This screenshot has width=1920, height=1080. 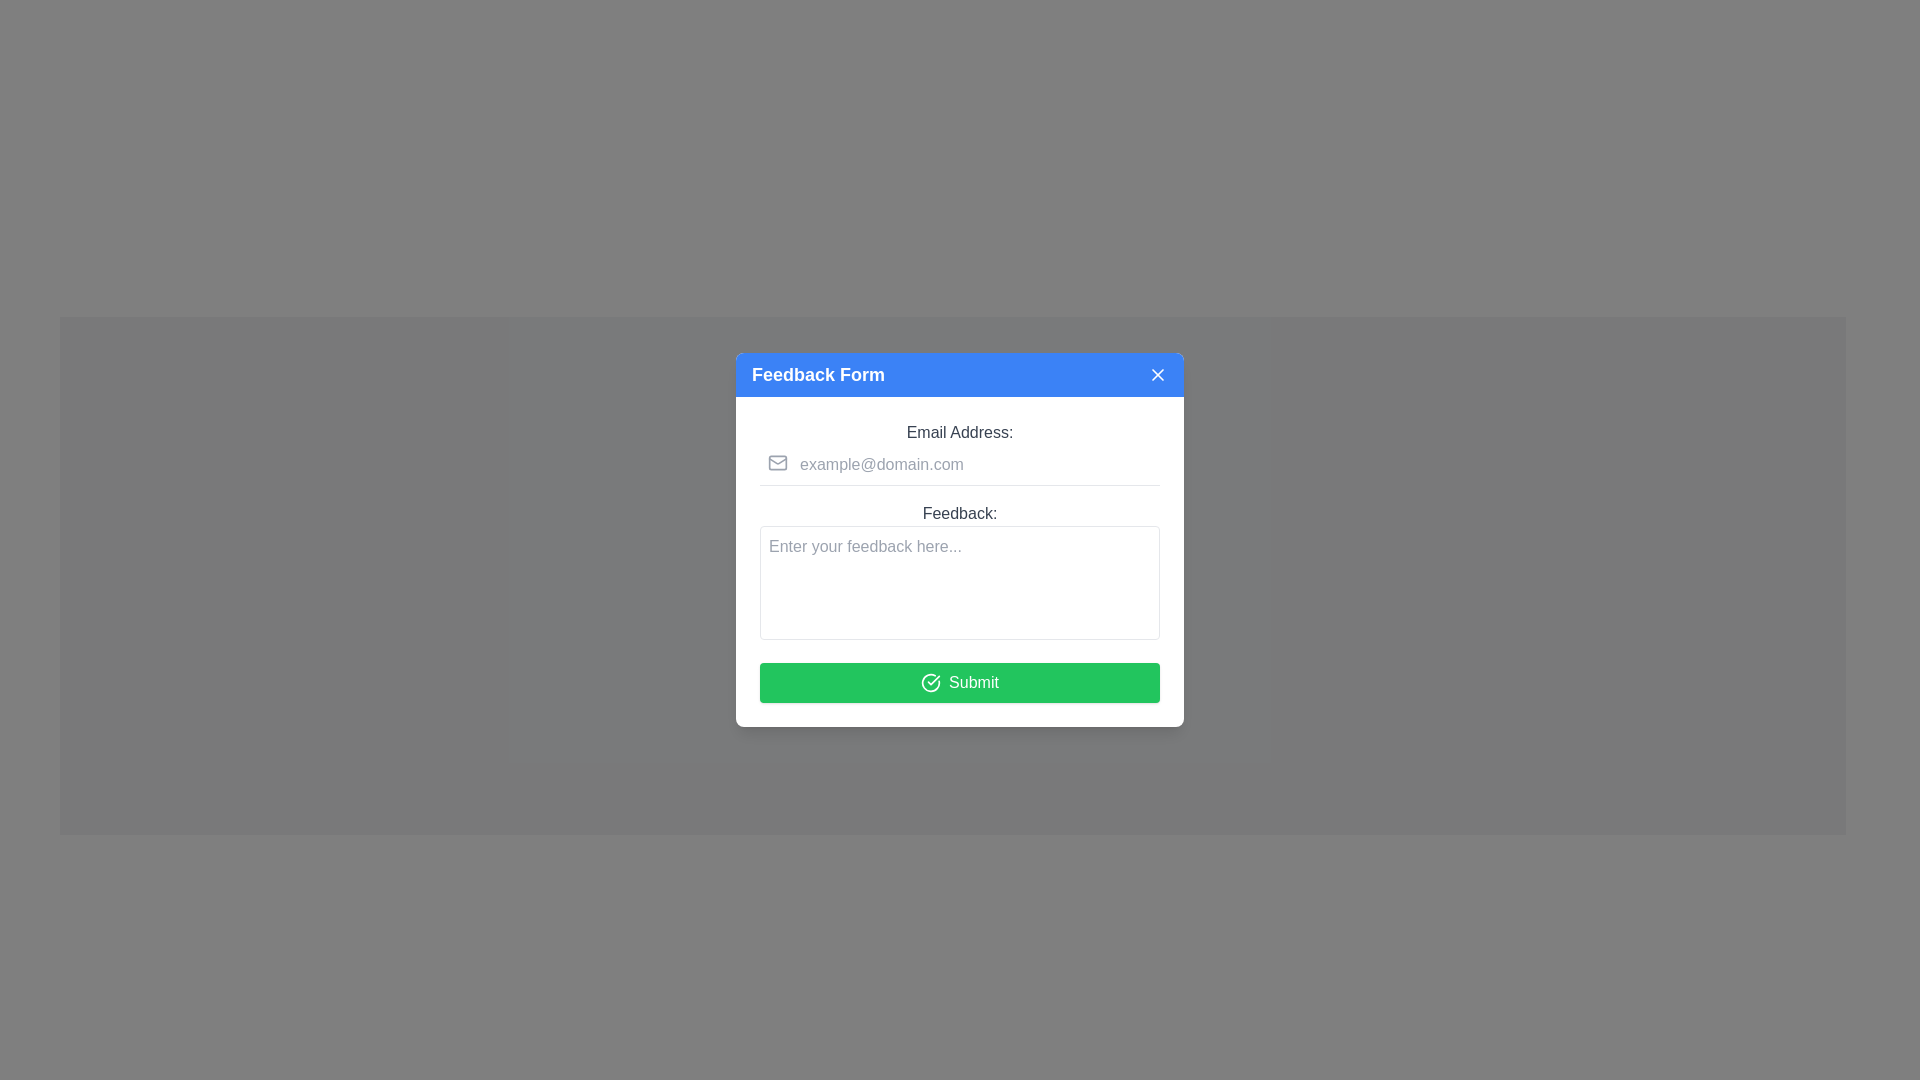 What do you see at coordinates (1157, 374) in the screenshot?
I see `the close icon (SVG close mark) located in the top-right corner of the feedback form header` at bounding box center [1157, 374].